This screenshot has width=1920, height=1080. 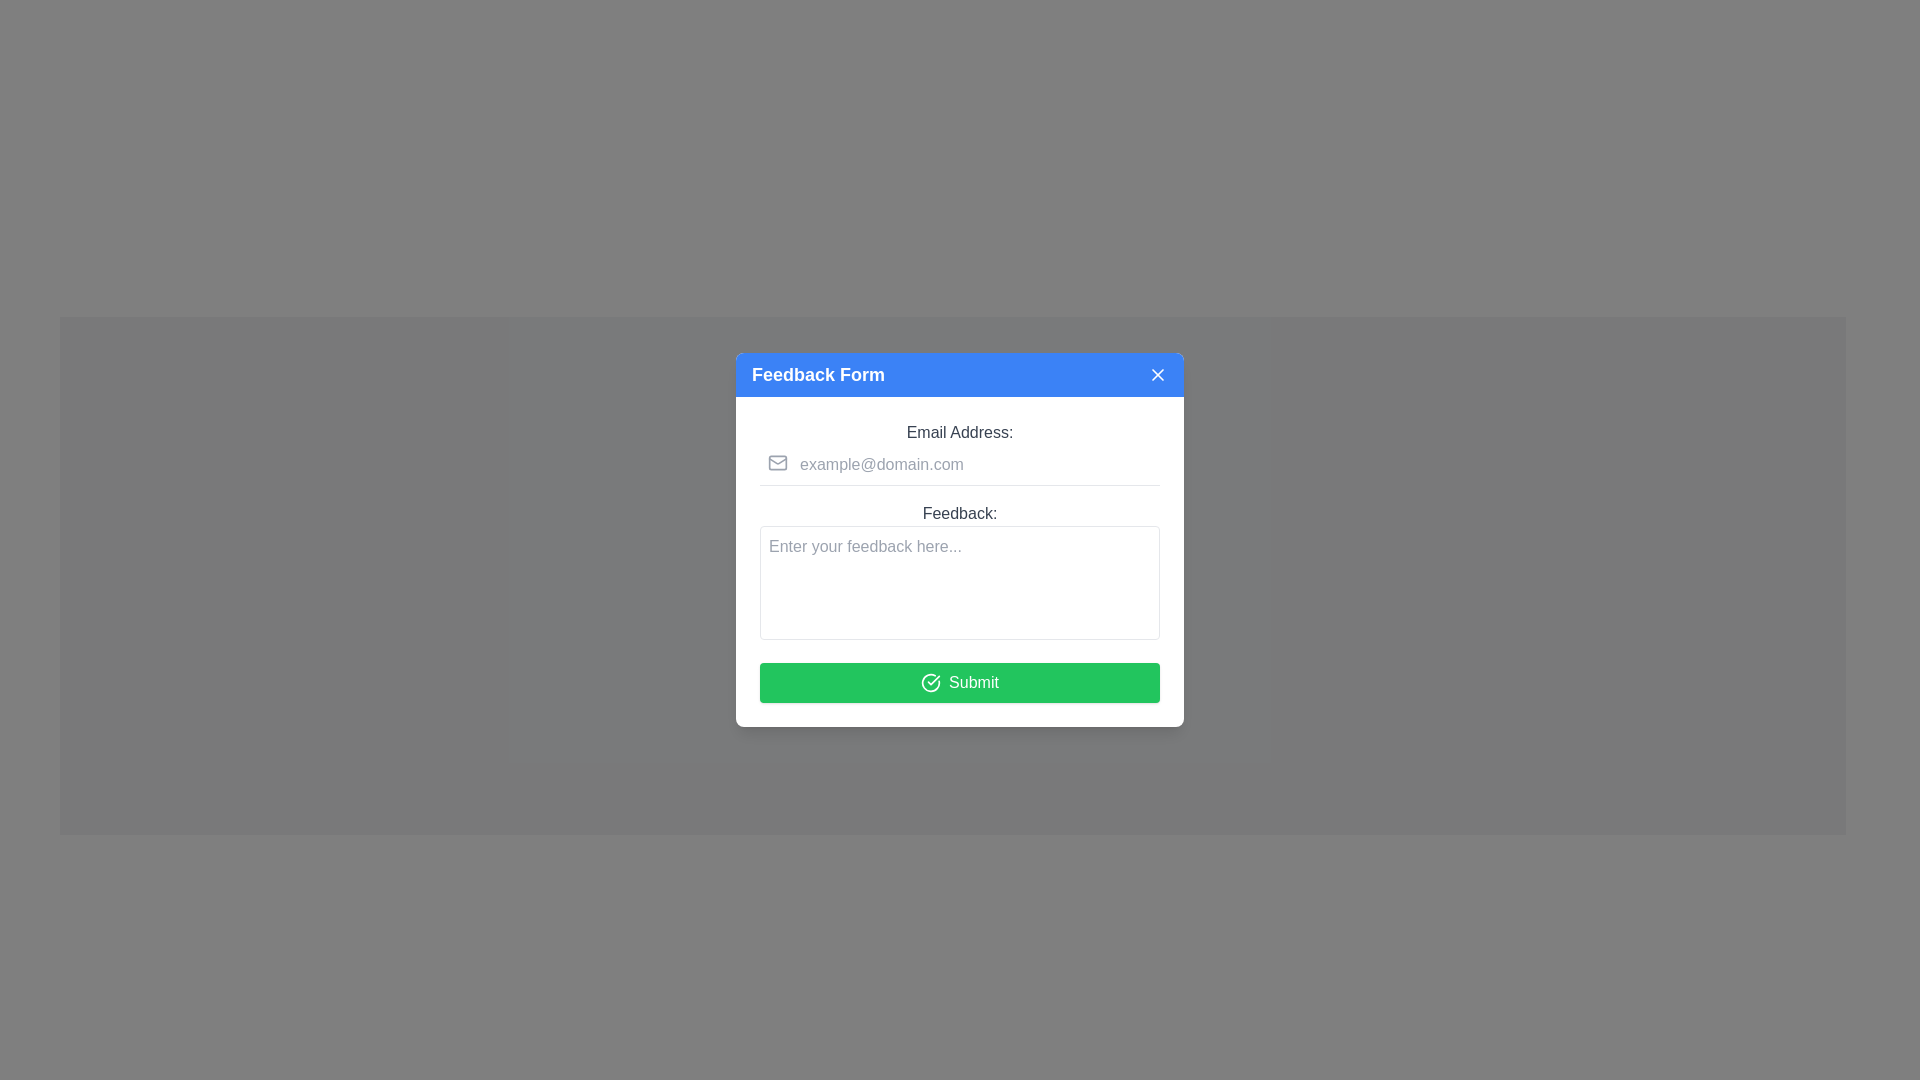 What do you see at coordinates (1157, 374) in the screenshot?
I see `the close icon (SVG close mark) located in the top-right corner of the feedback form header` at bounding box center [1157, 374].